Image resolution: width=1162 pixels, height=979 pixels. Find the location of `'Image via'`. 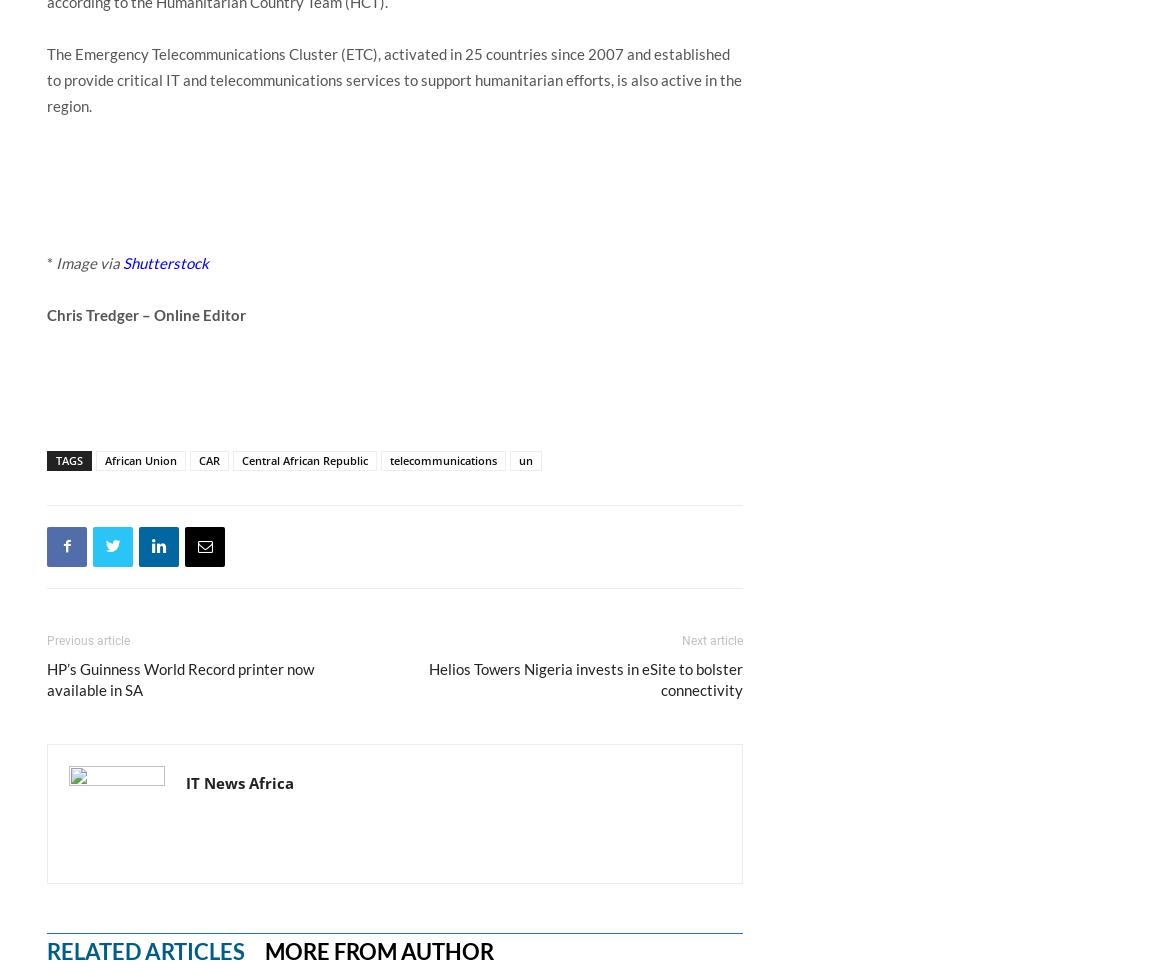

'Image via' is located at coordinates (55, 261).